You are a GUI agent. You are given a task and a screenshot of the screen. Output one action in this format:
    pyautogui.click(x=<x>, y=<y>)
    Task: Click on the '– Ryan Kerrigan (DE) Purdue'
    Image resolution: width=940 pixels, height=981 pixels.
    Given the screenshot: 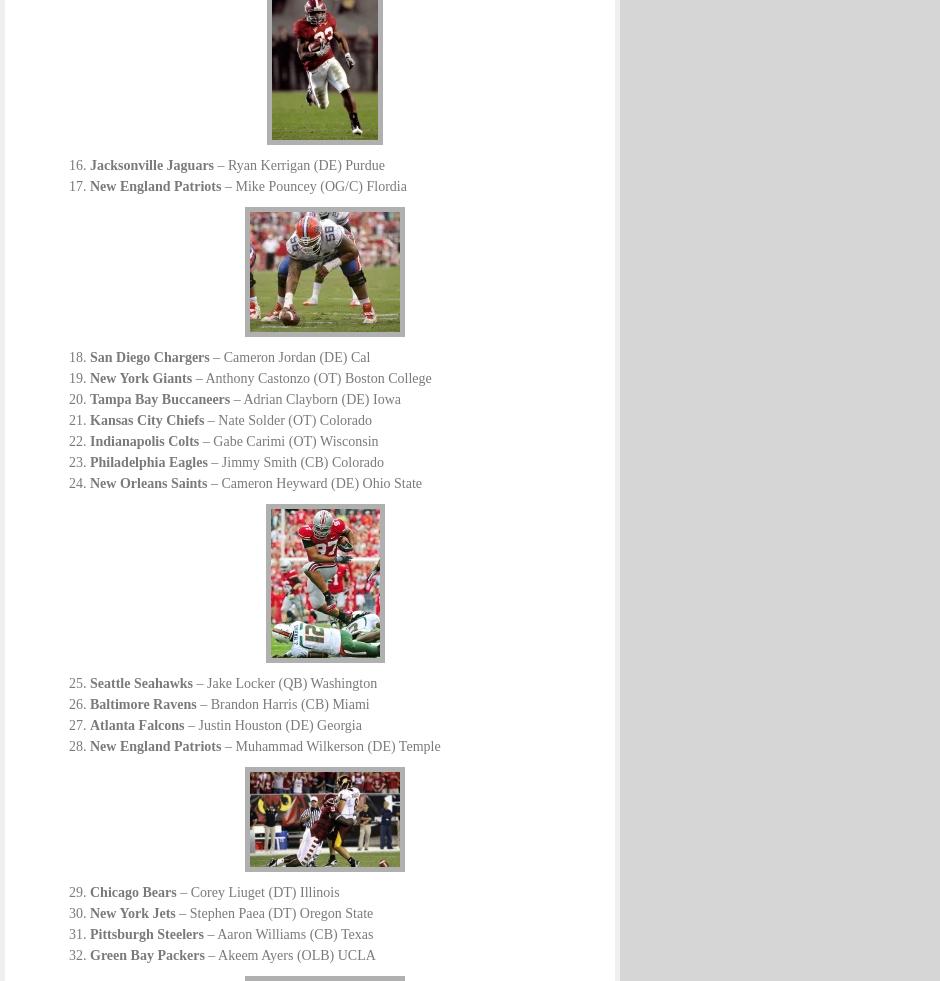 What is the action you would take?
    pyautogui.click(x=213, y=164)
    